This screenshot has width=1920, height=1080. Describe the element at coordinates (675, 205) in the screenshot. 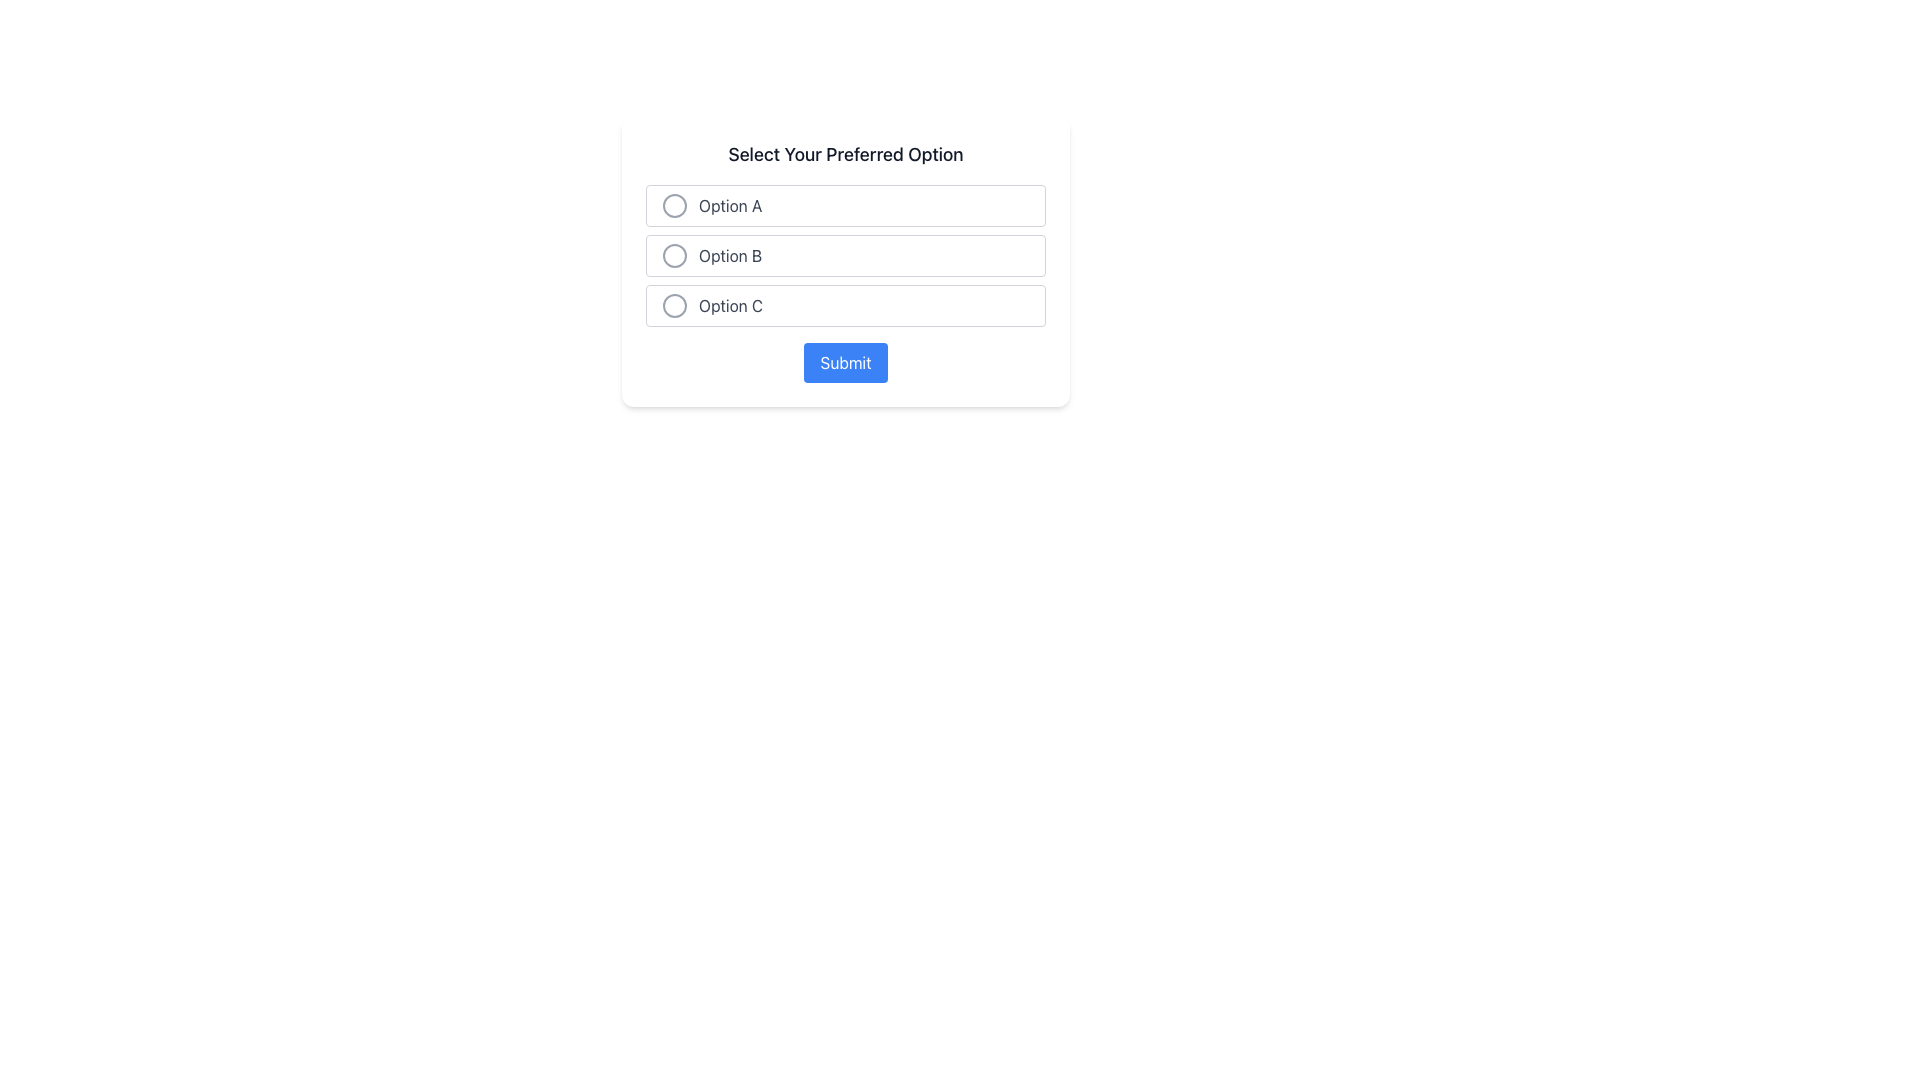

I see `the empty circular radio button located at the start of the 'Option A' selection row` at that location.